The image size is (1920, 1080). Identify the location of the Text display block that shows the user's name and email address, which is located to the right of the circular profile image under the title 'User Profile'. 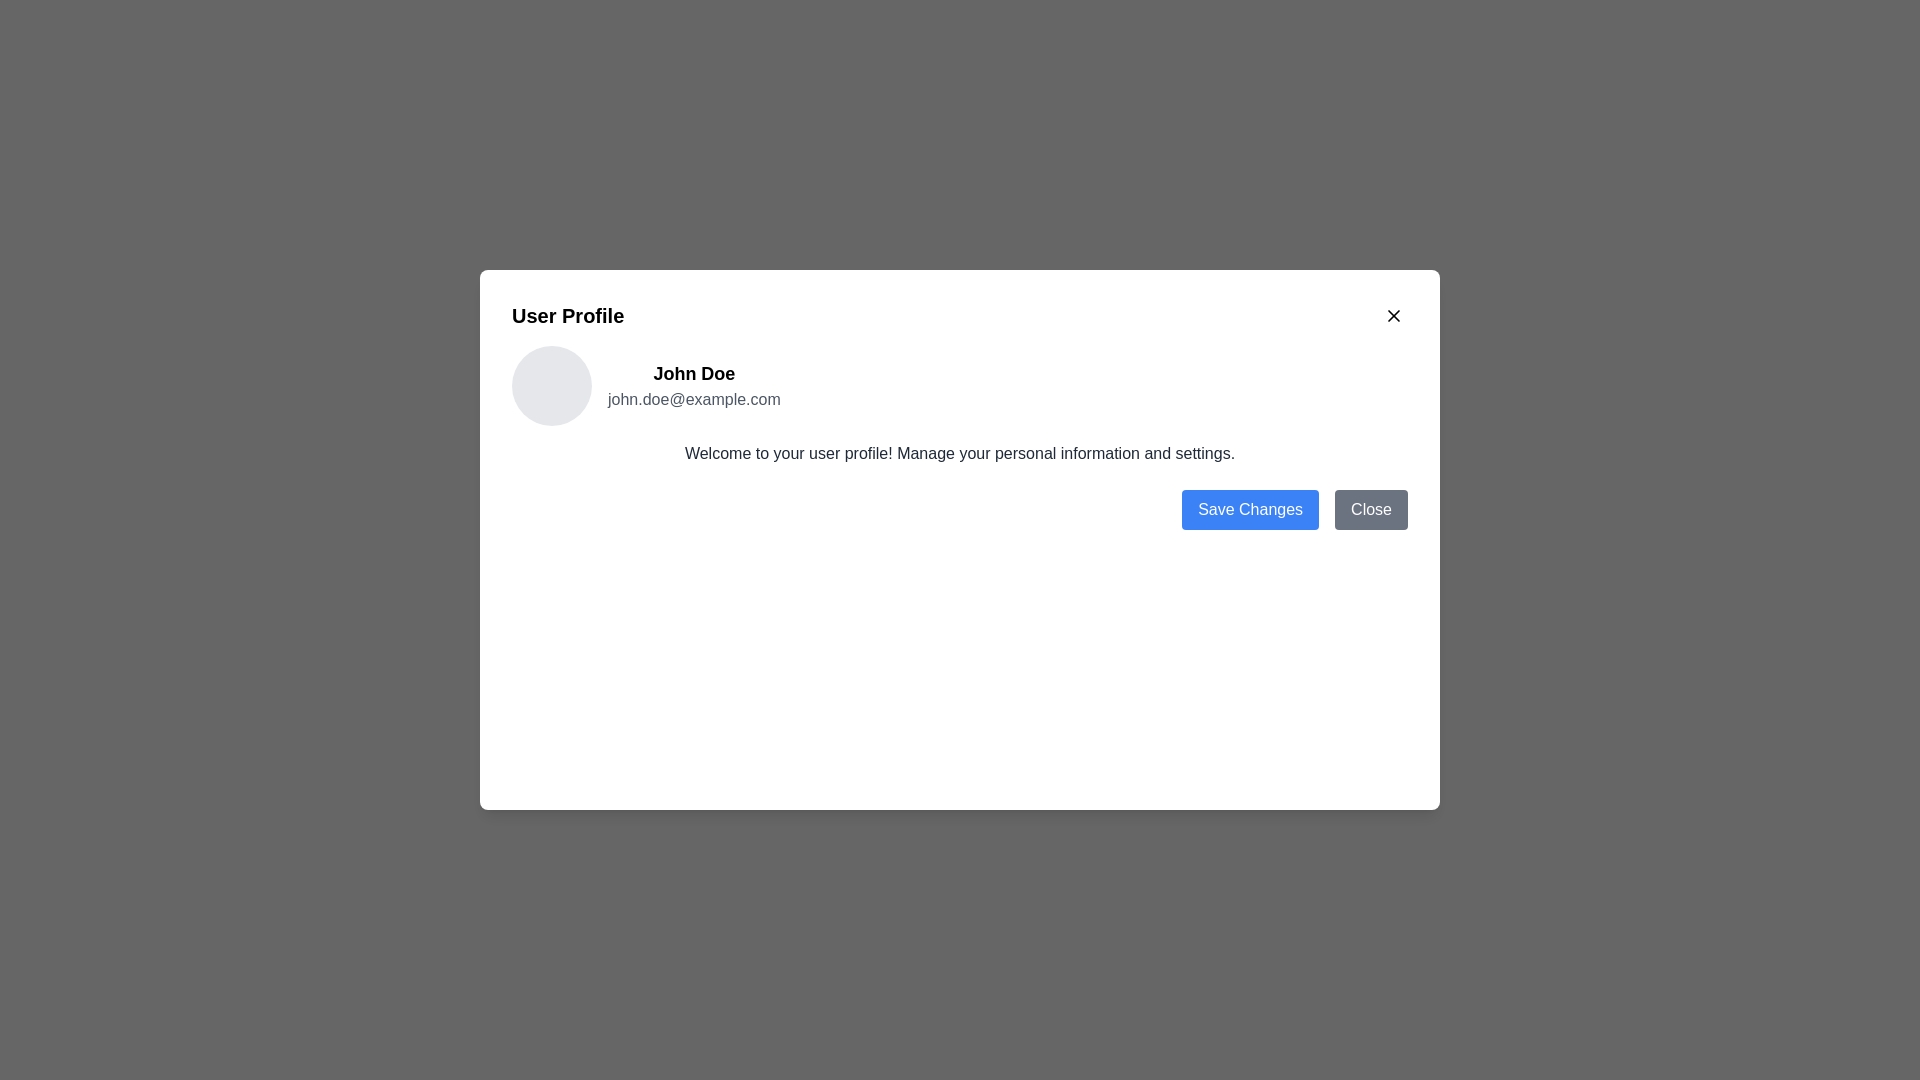
(694, 385).